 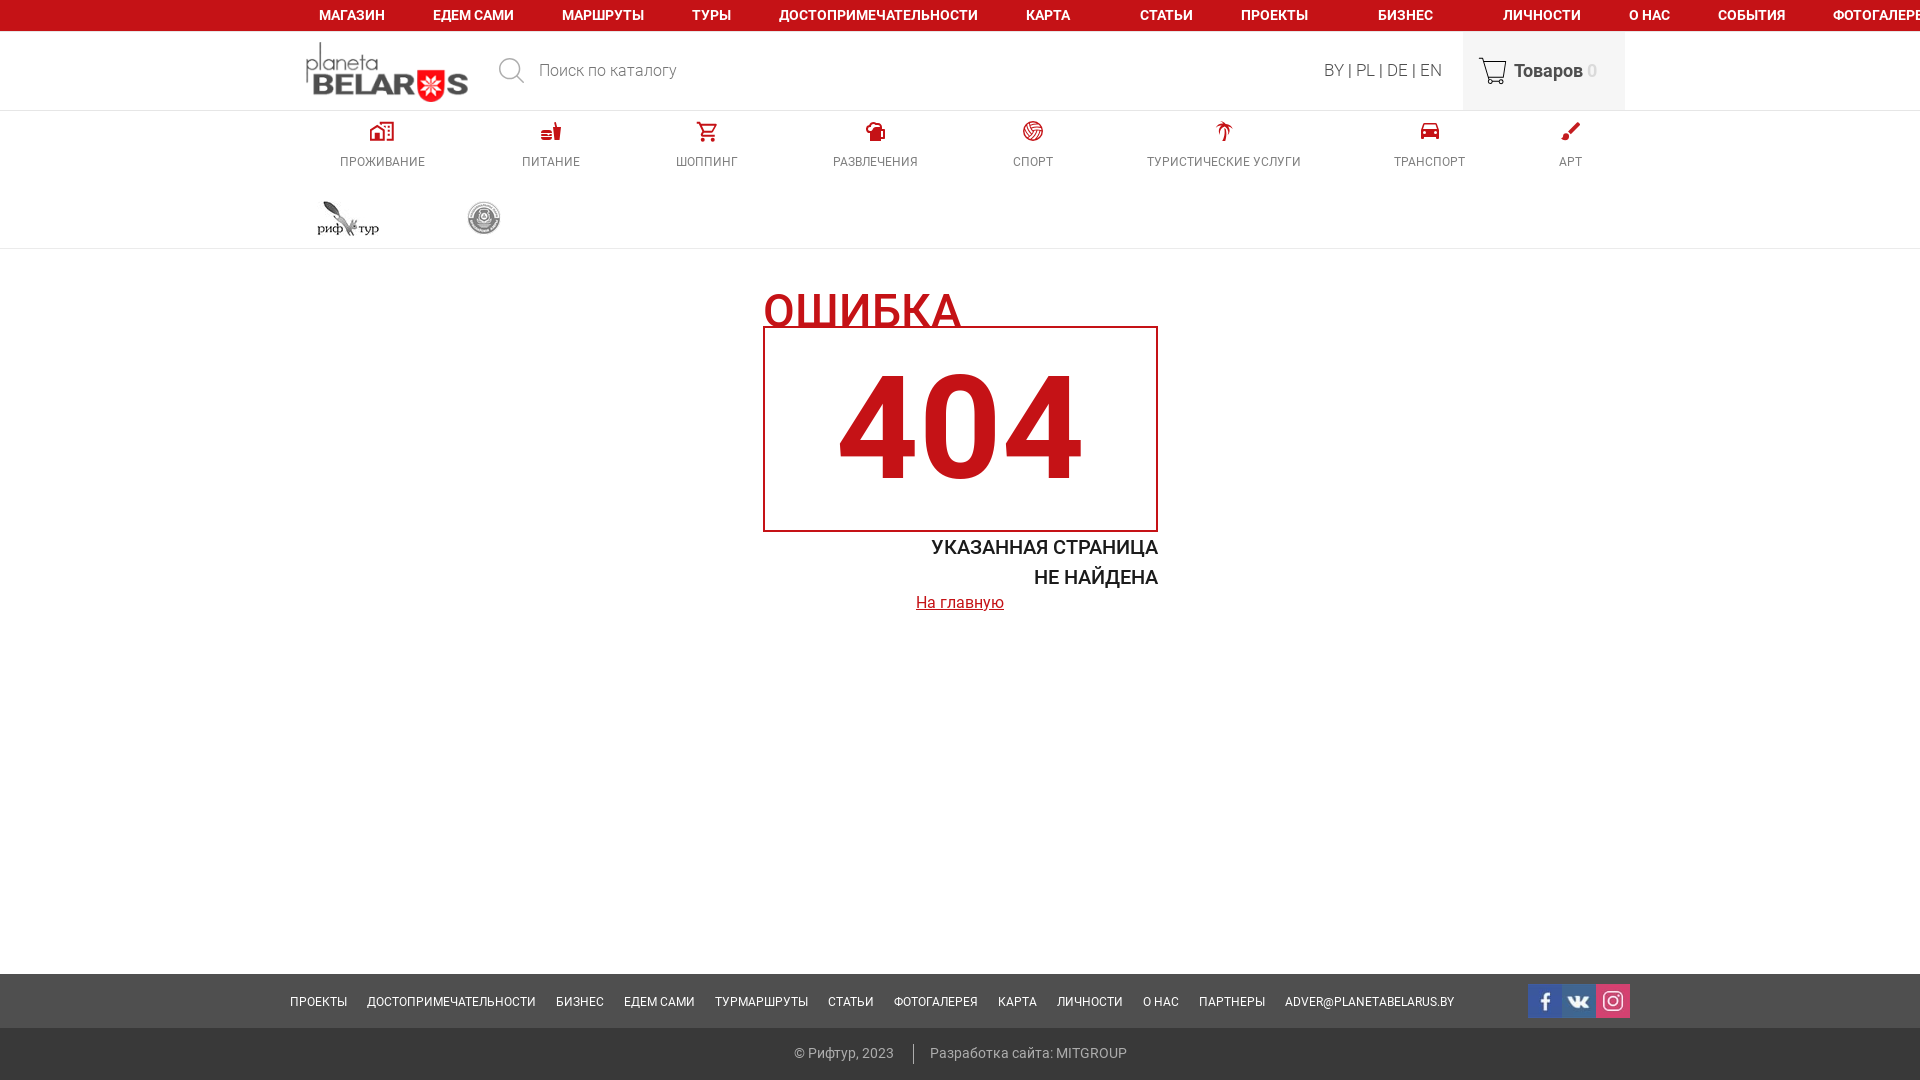 I want to click on 'EN', so click(x=1429, y=68).